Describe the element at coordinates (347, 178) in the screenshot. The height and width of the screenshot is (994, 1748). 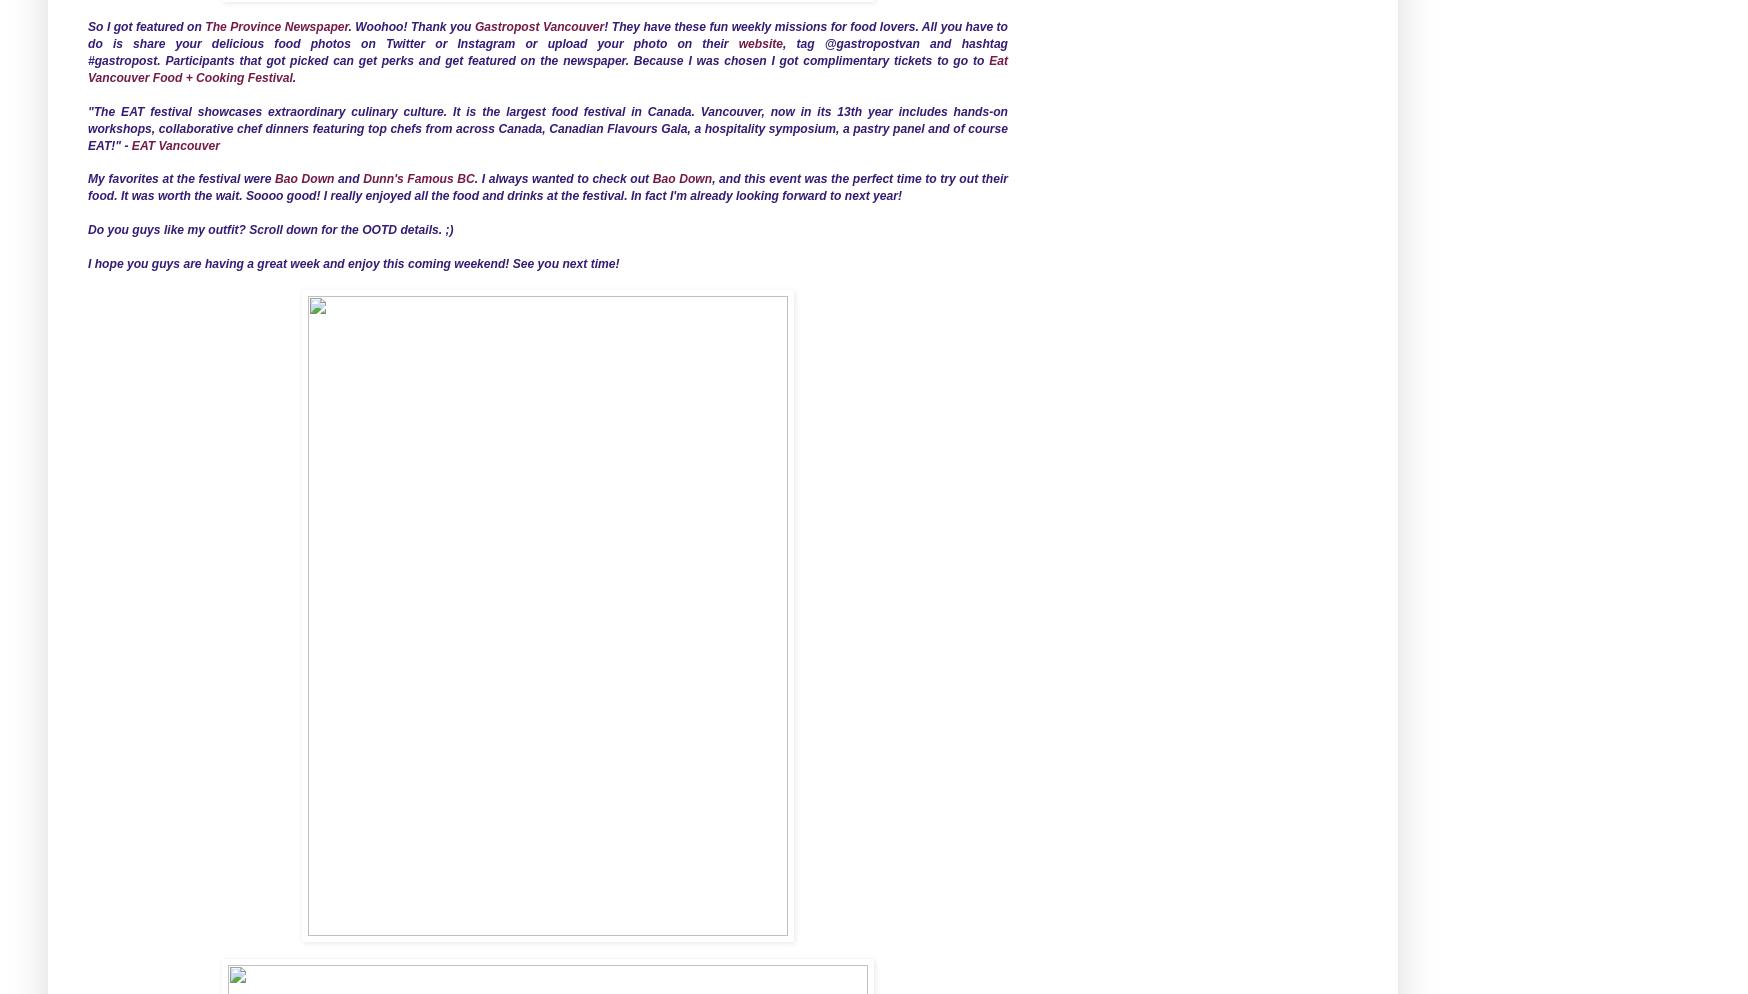
I see `'and'` at that location.